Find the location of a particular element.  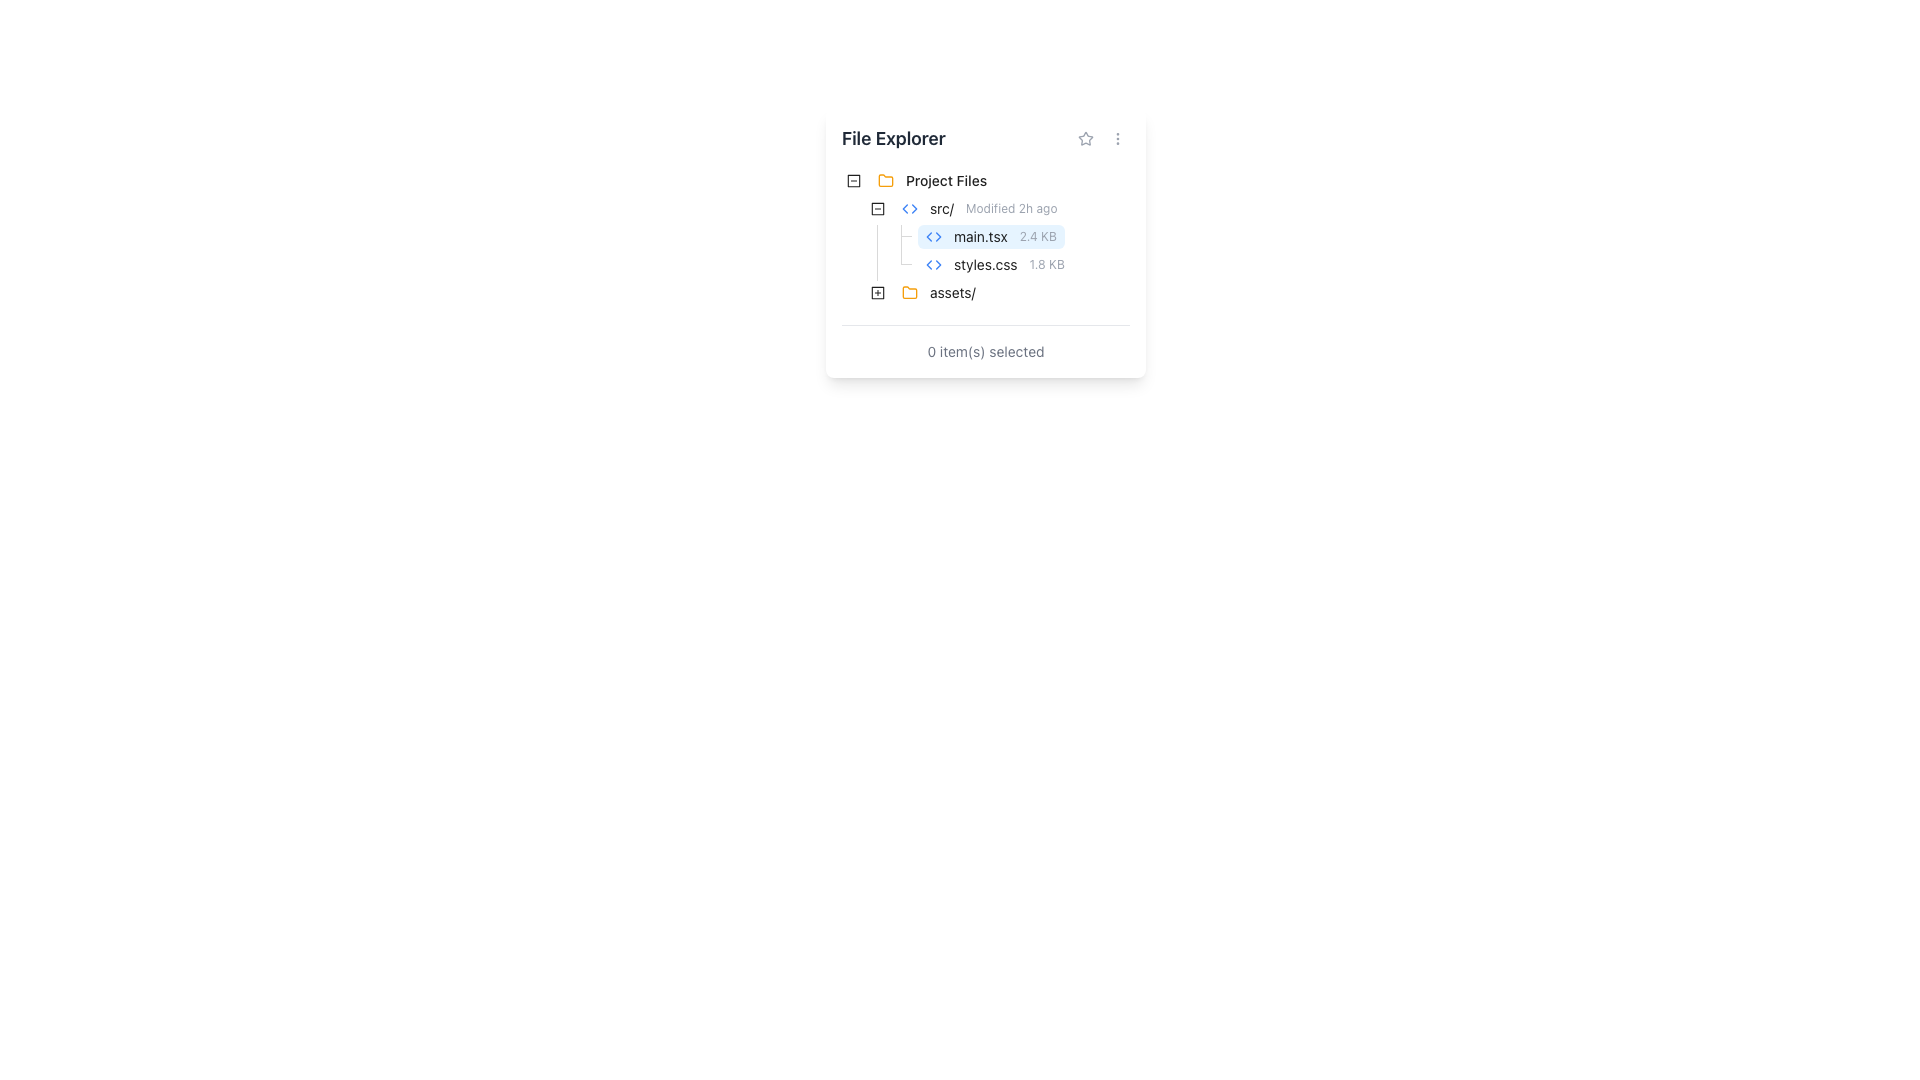

the 'Project Files' text label is located at coordinates (945, 181).